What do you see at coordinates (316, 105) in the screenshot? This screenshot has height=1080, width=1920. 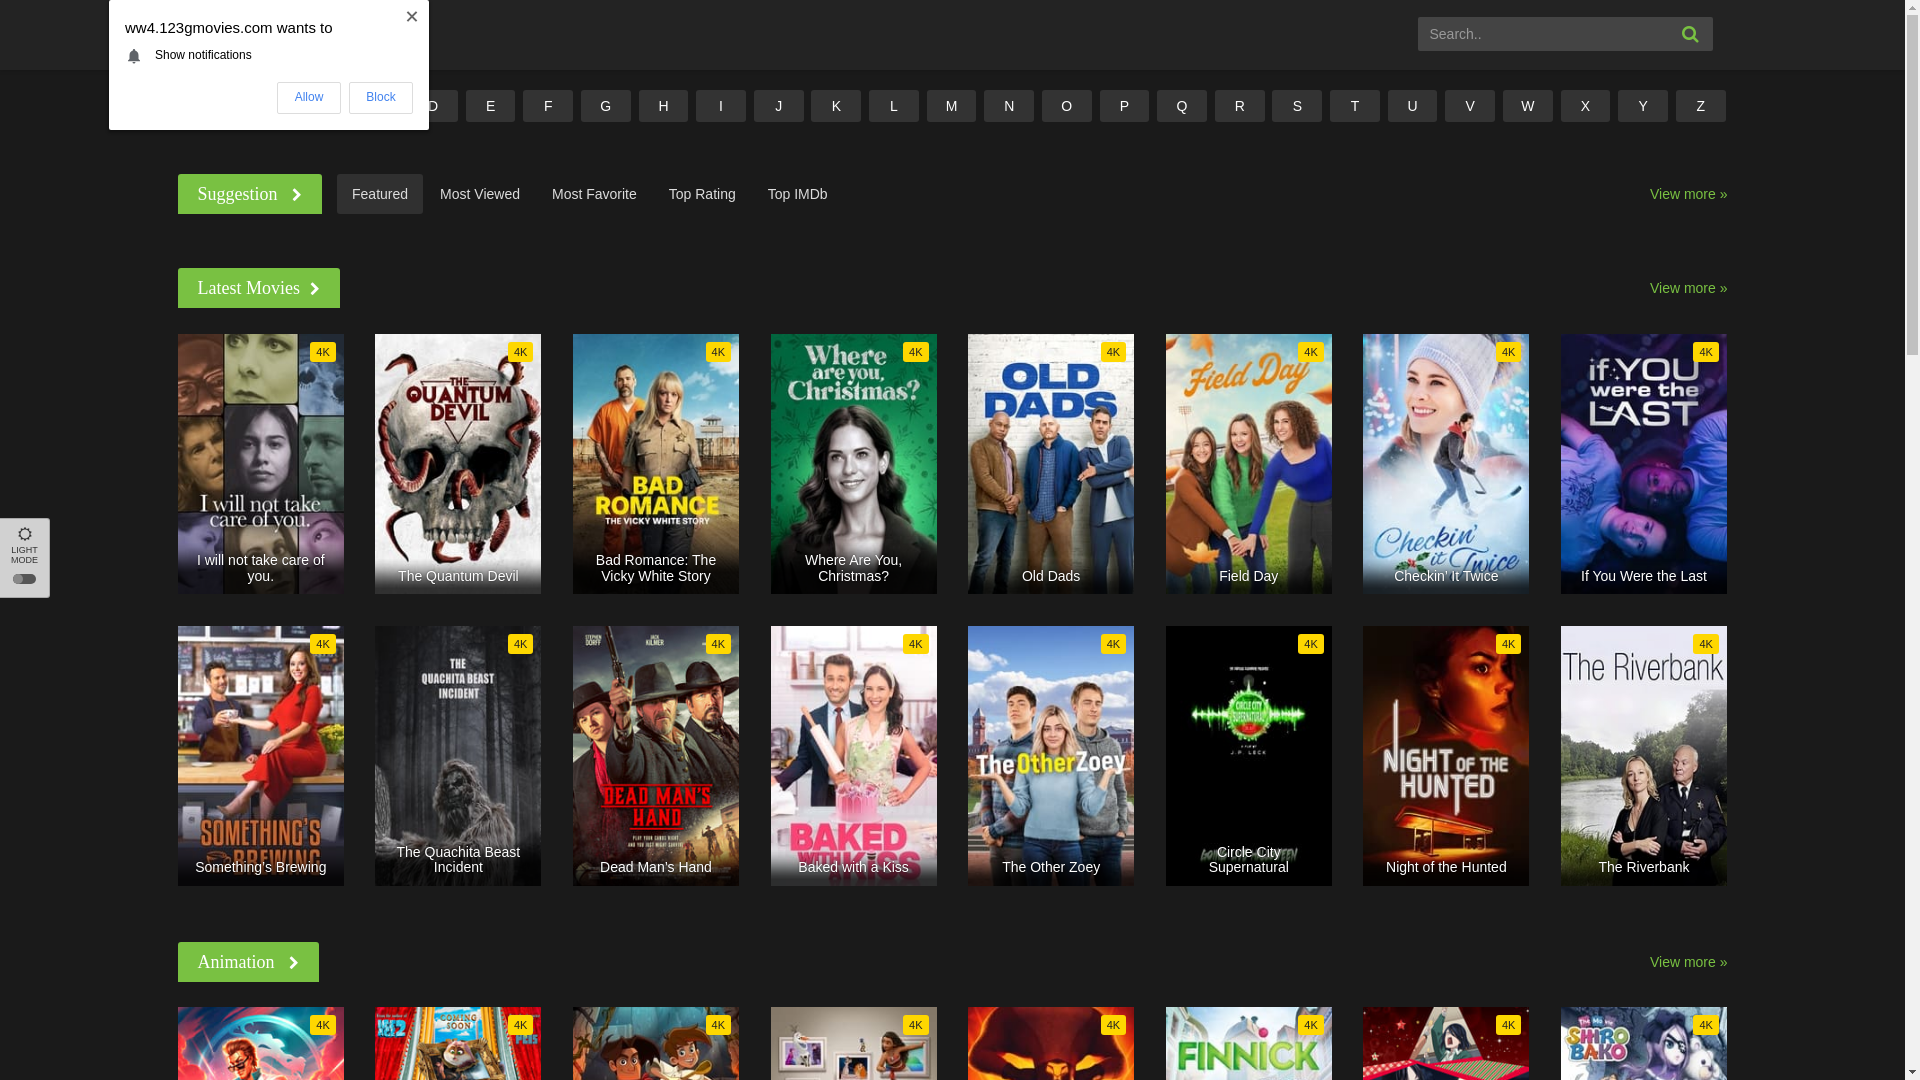 I see `'B'` at bounding box center [316, 105].